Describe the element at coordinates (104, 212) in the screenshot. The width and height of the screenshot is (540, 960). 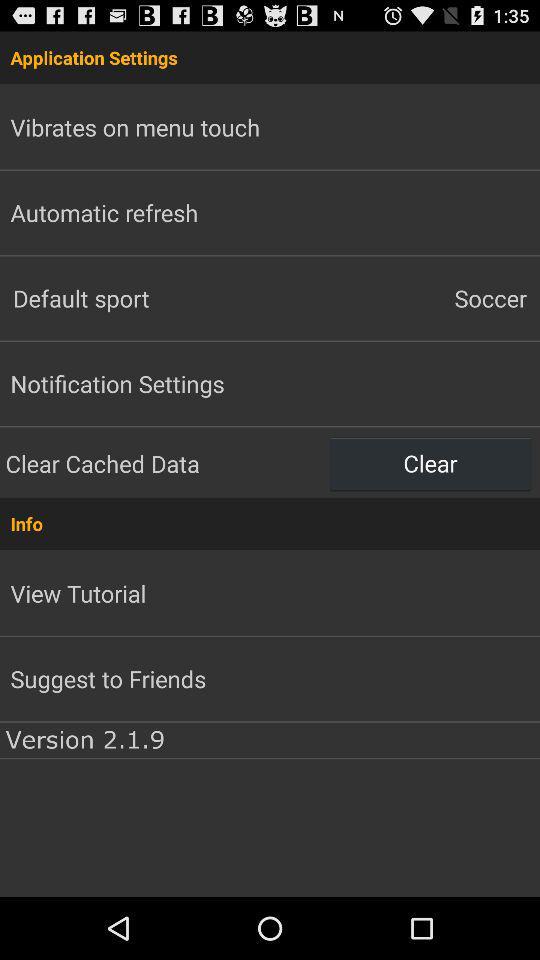
I see `the icon below vibrates on menu app` at that location.